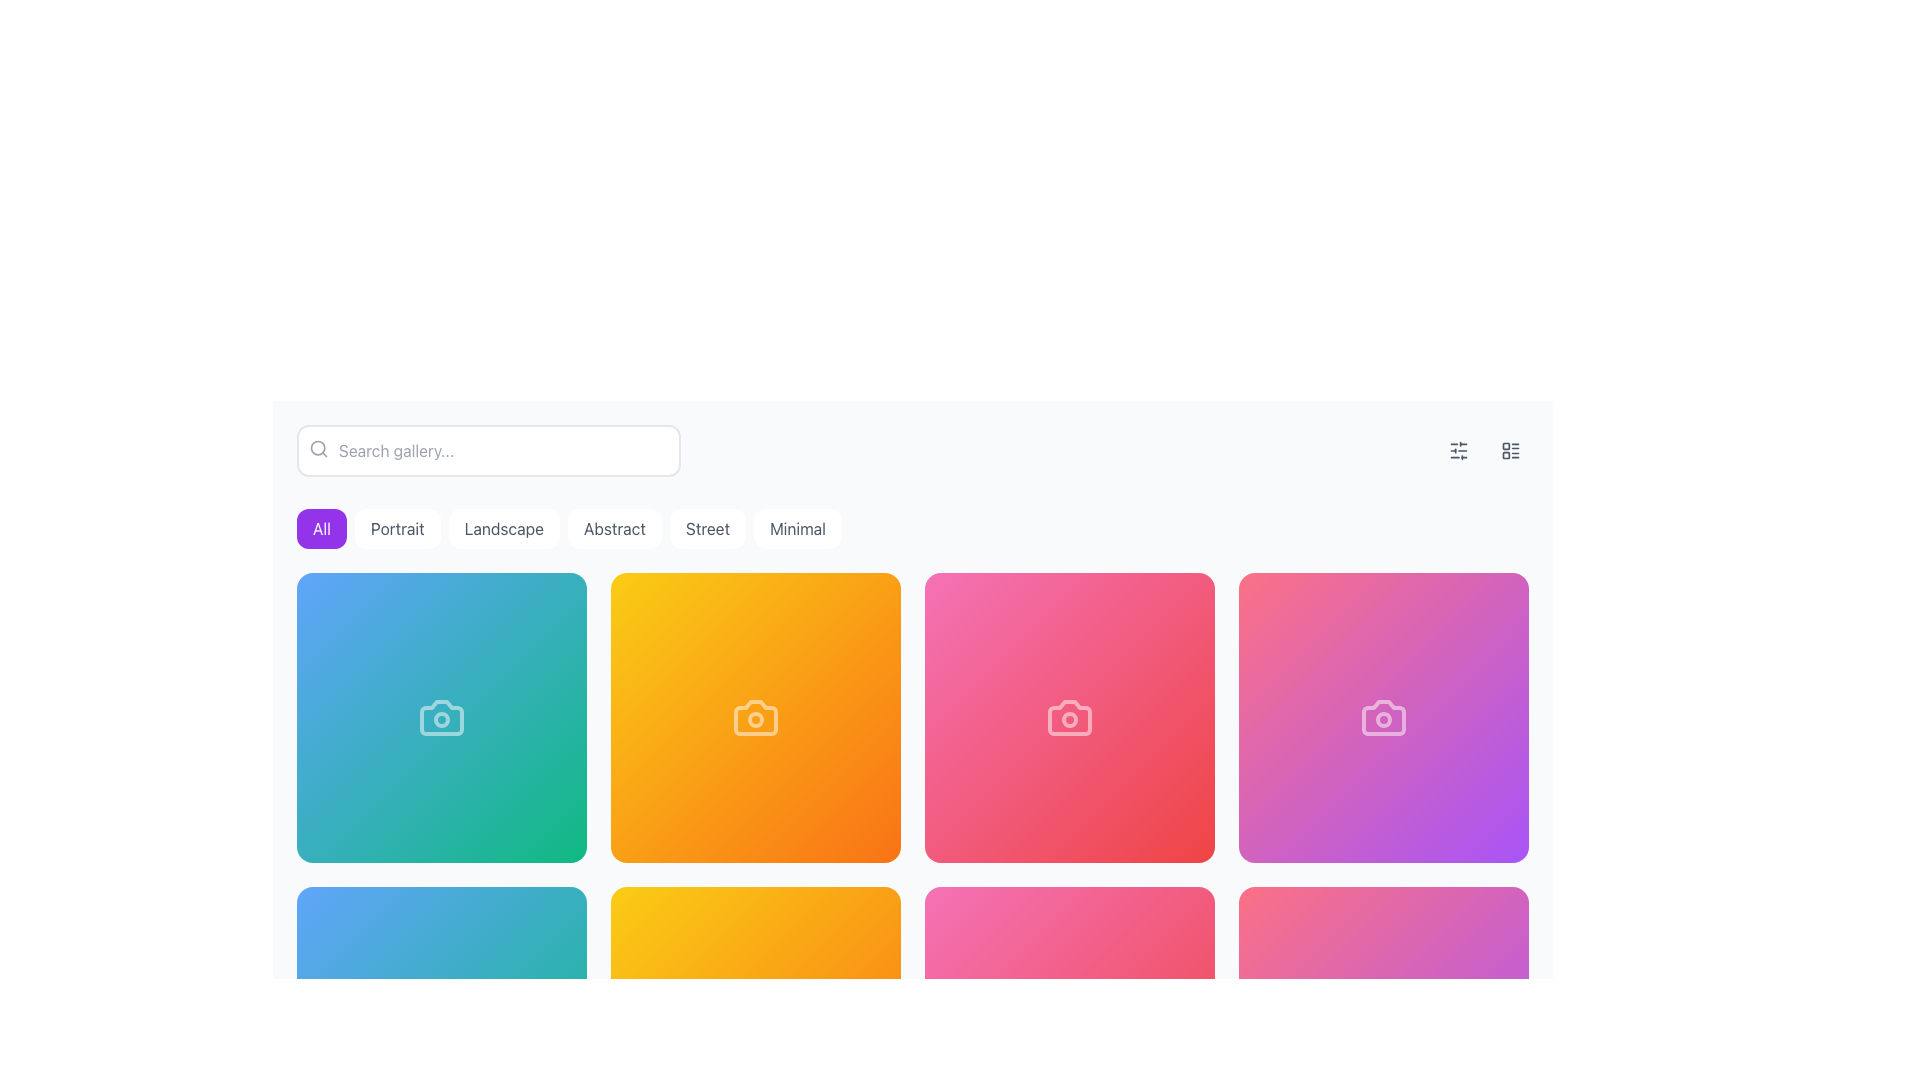 This screenshot has width=1920, height=1080. I want to click on the centrally located camera icon within the gradient background card in the first row, first column of the grid layout to interact with it, so click(440, 716).